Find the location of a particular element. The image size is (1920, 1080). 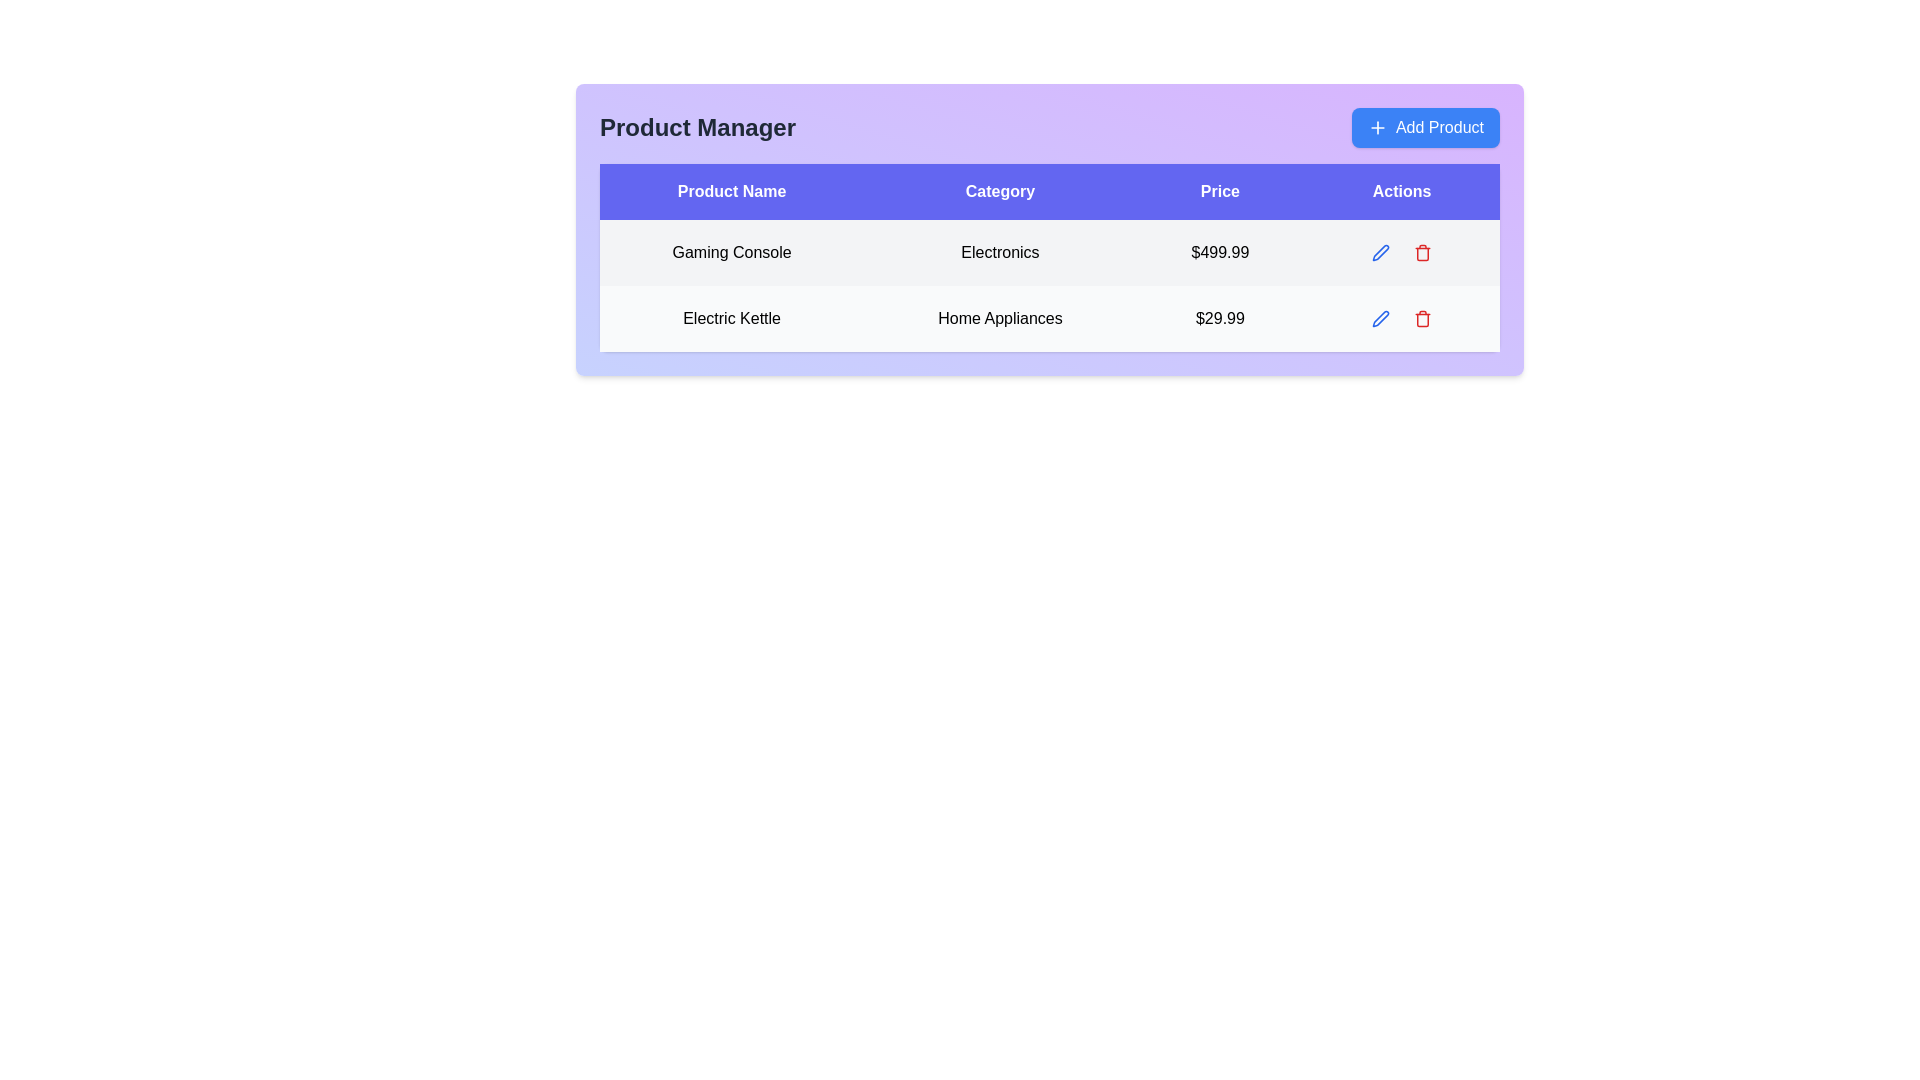

product details from the first row of the table, which includes the product name, category, price, and actions is located at coordinates (1049, 252).